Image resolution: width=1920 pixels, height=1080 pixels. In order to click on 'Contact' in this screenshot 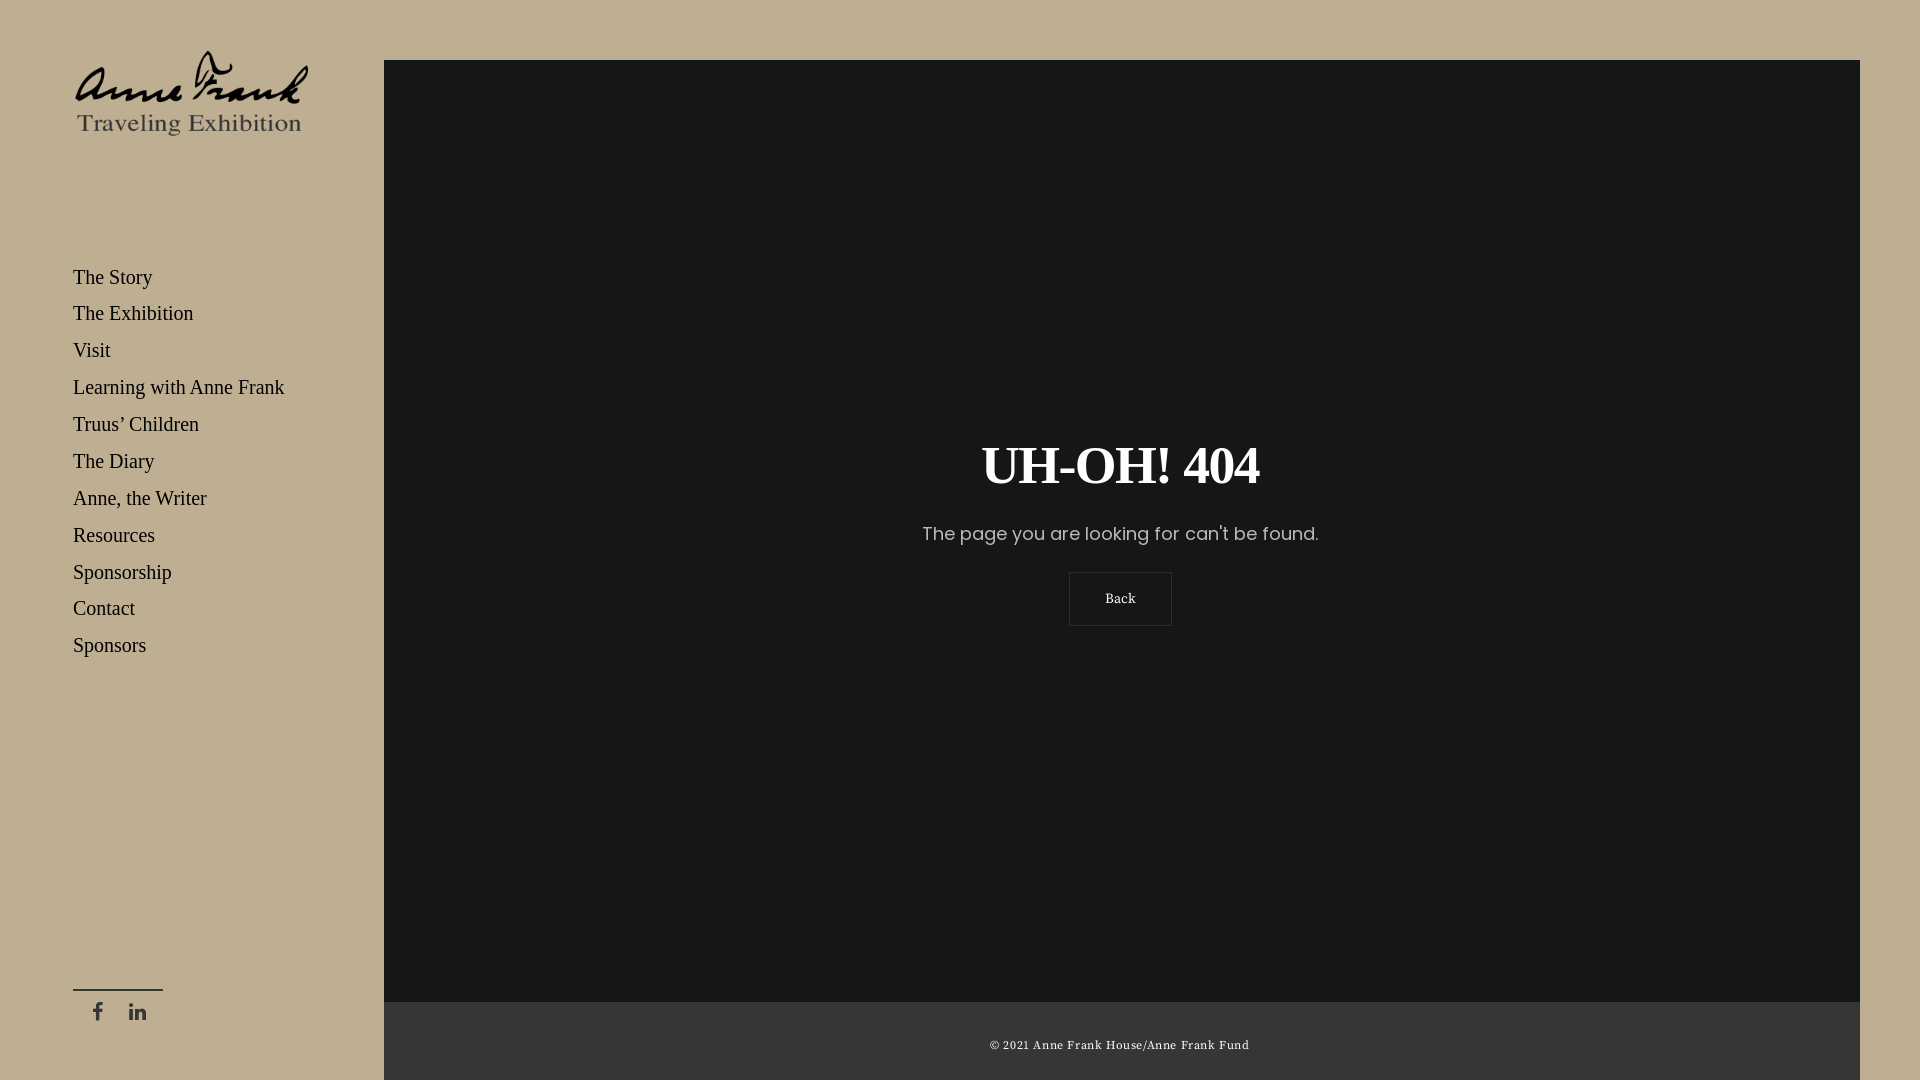, I will do `click(192, 607)`.